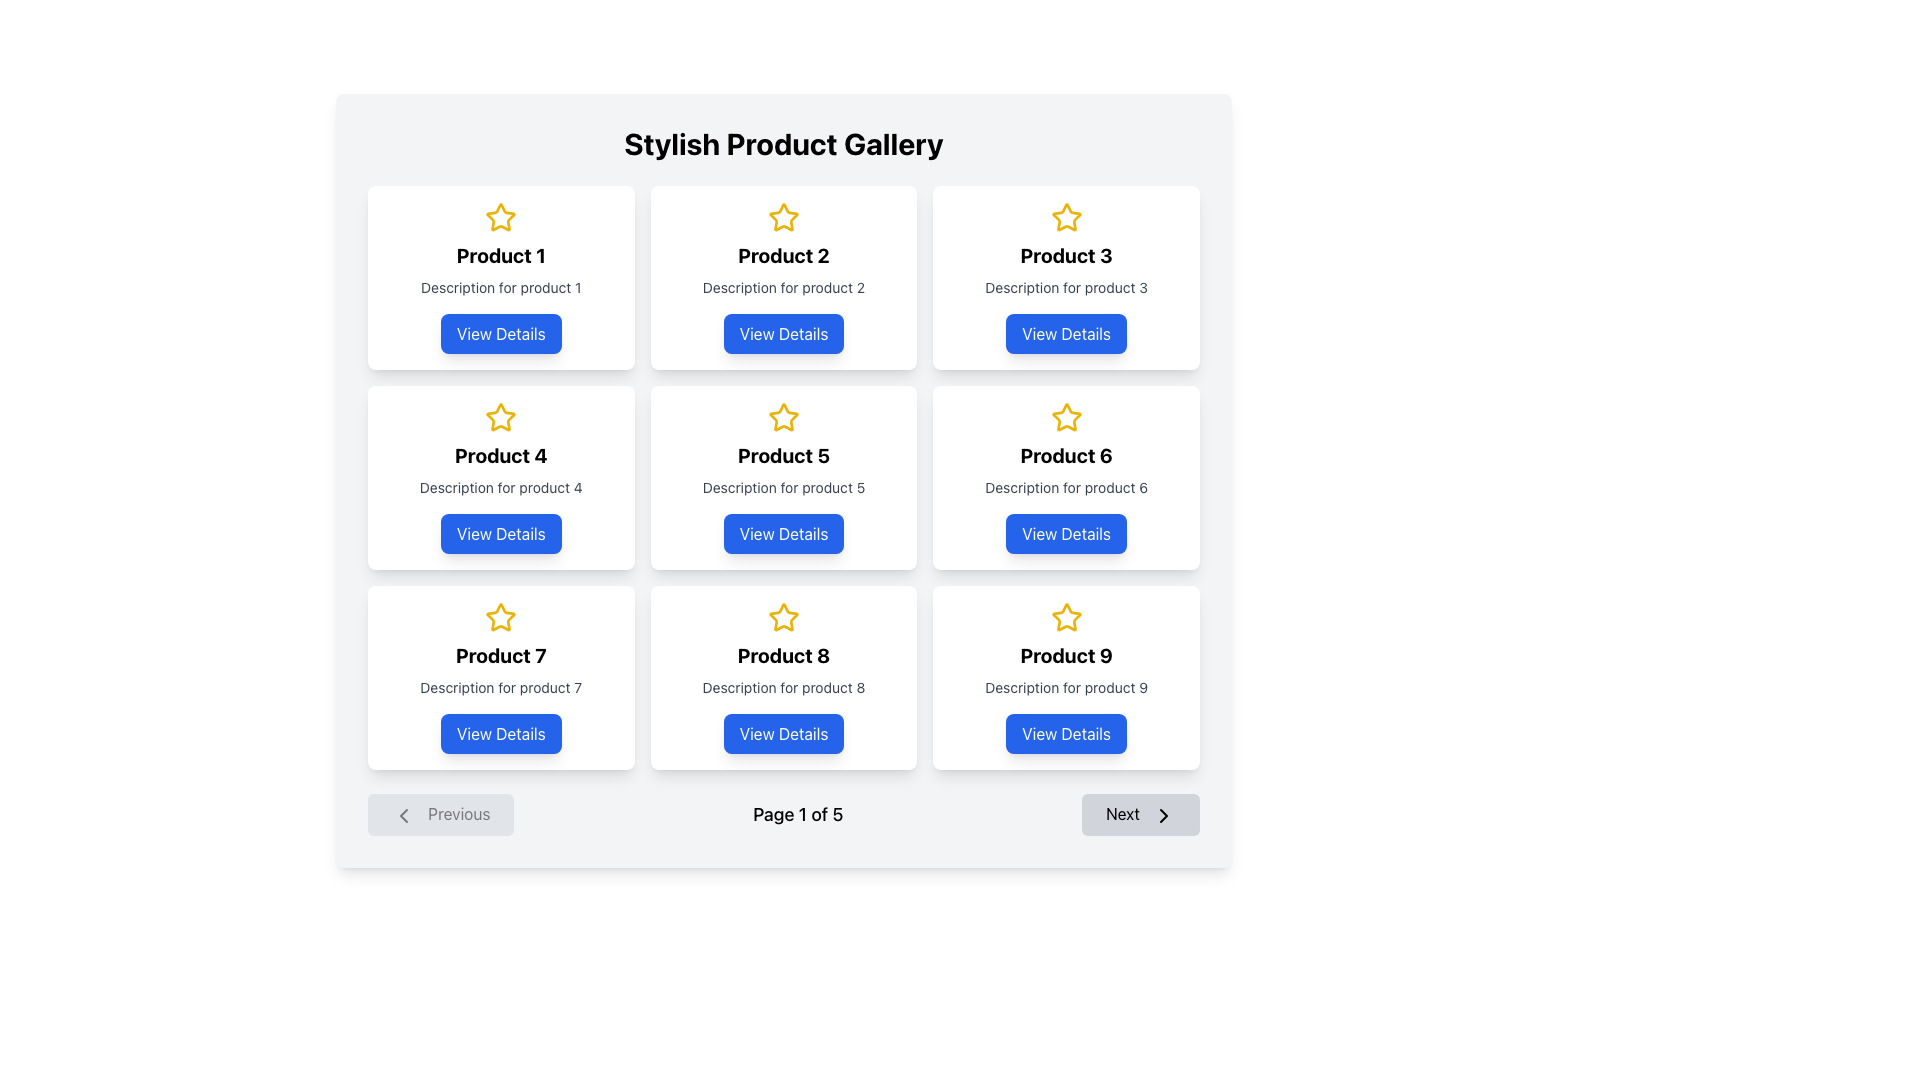 This screenshot has width=1920, height=1080. I want to click on the text label displaying 'Description for product 3', which is styled in light gray and located below the 'Product 3' title, so click(1065, 288).